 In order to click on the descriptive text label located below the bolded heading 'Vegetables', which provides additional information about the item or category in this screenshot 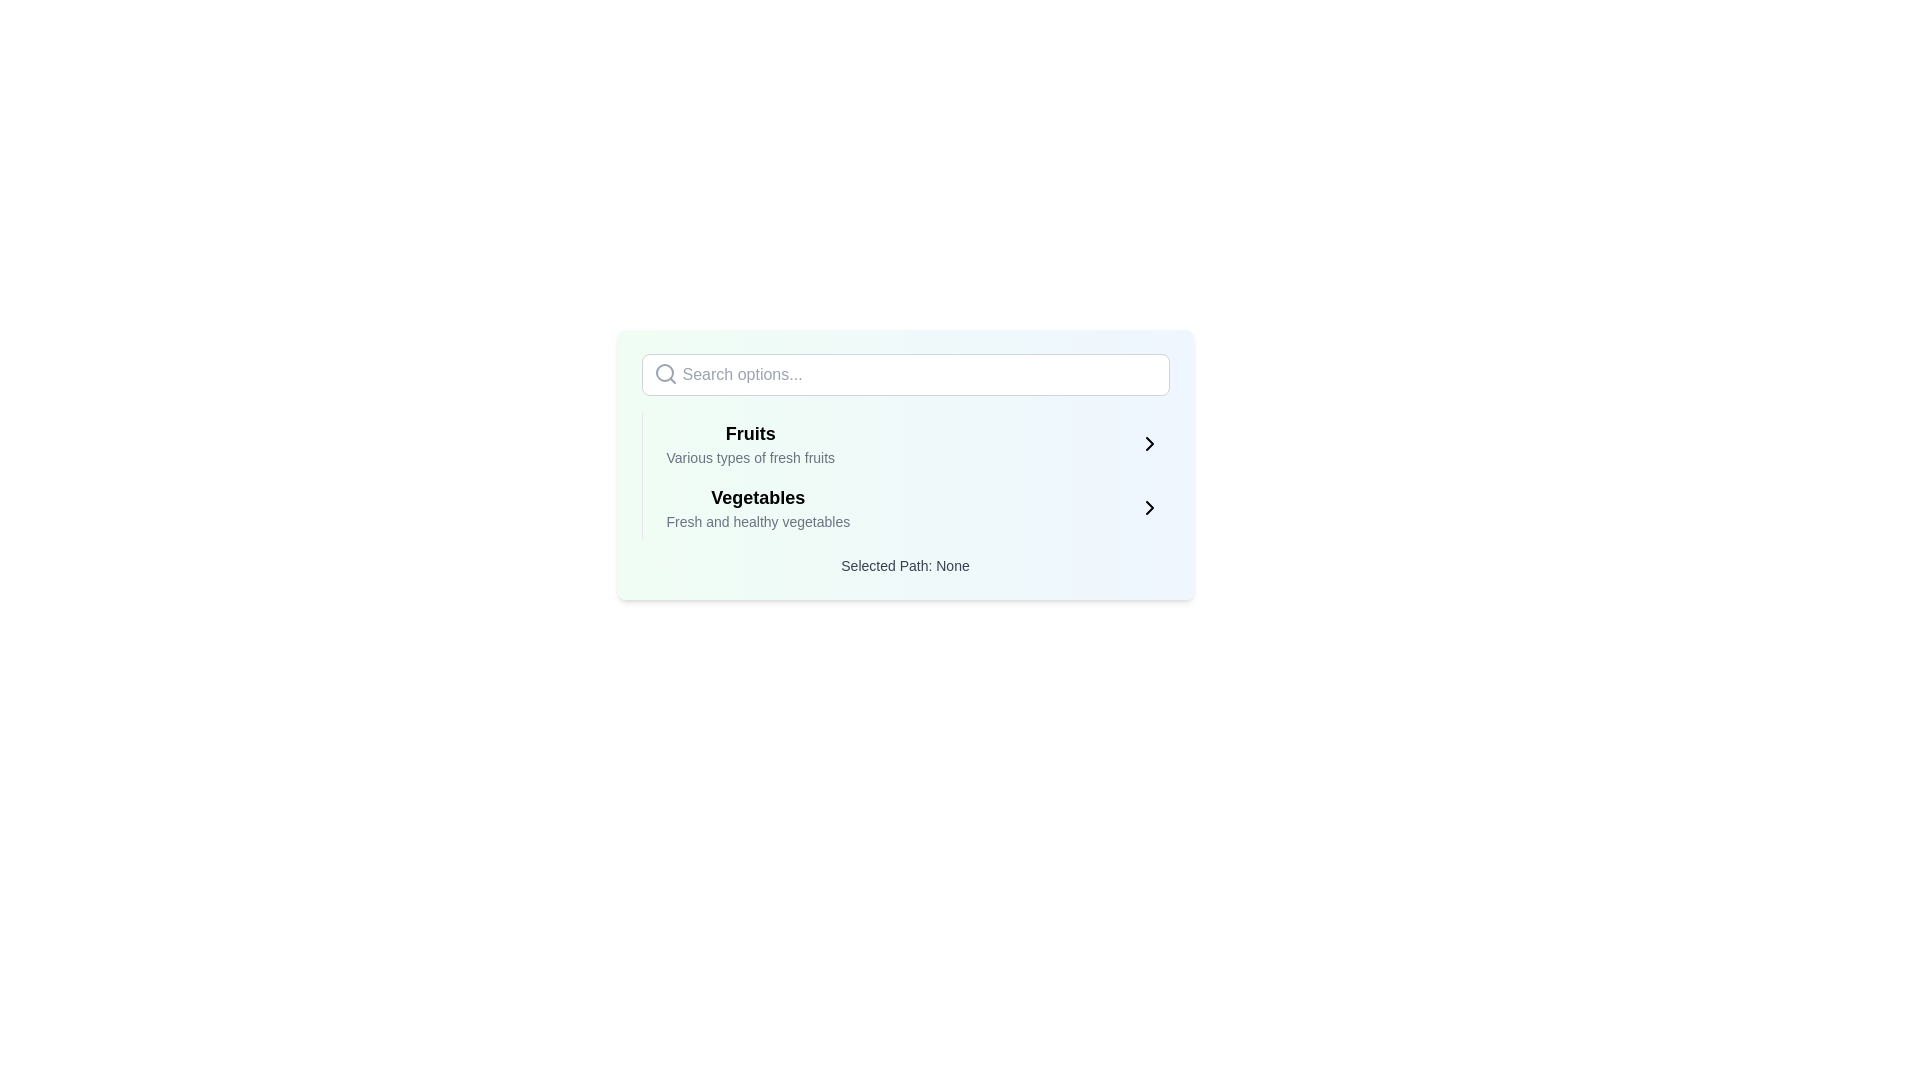, I will do `click(757, 520)`.